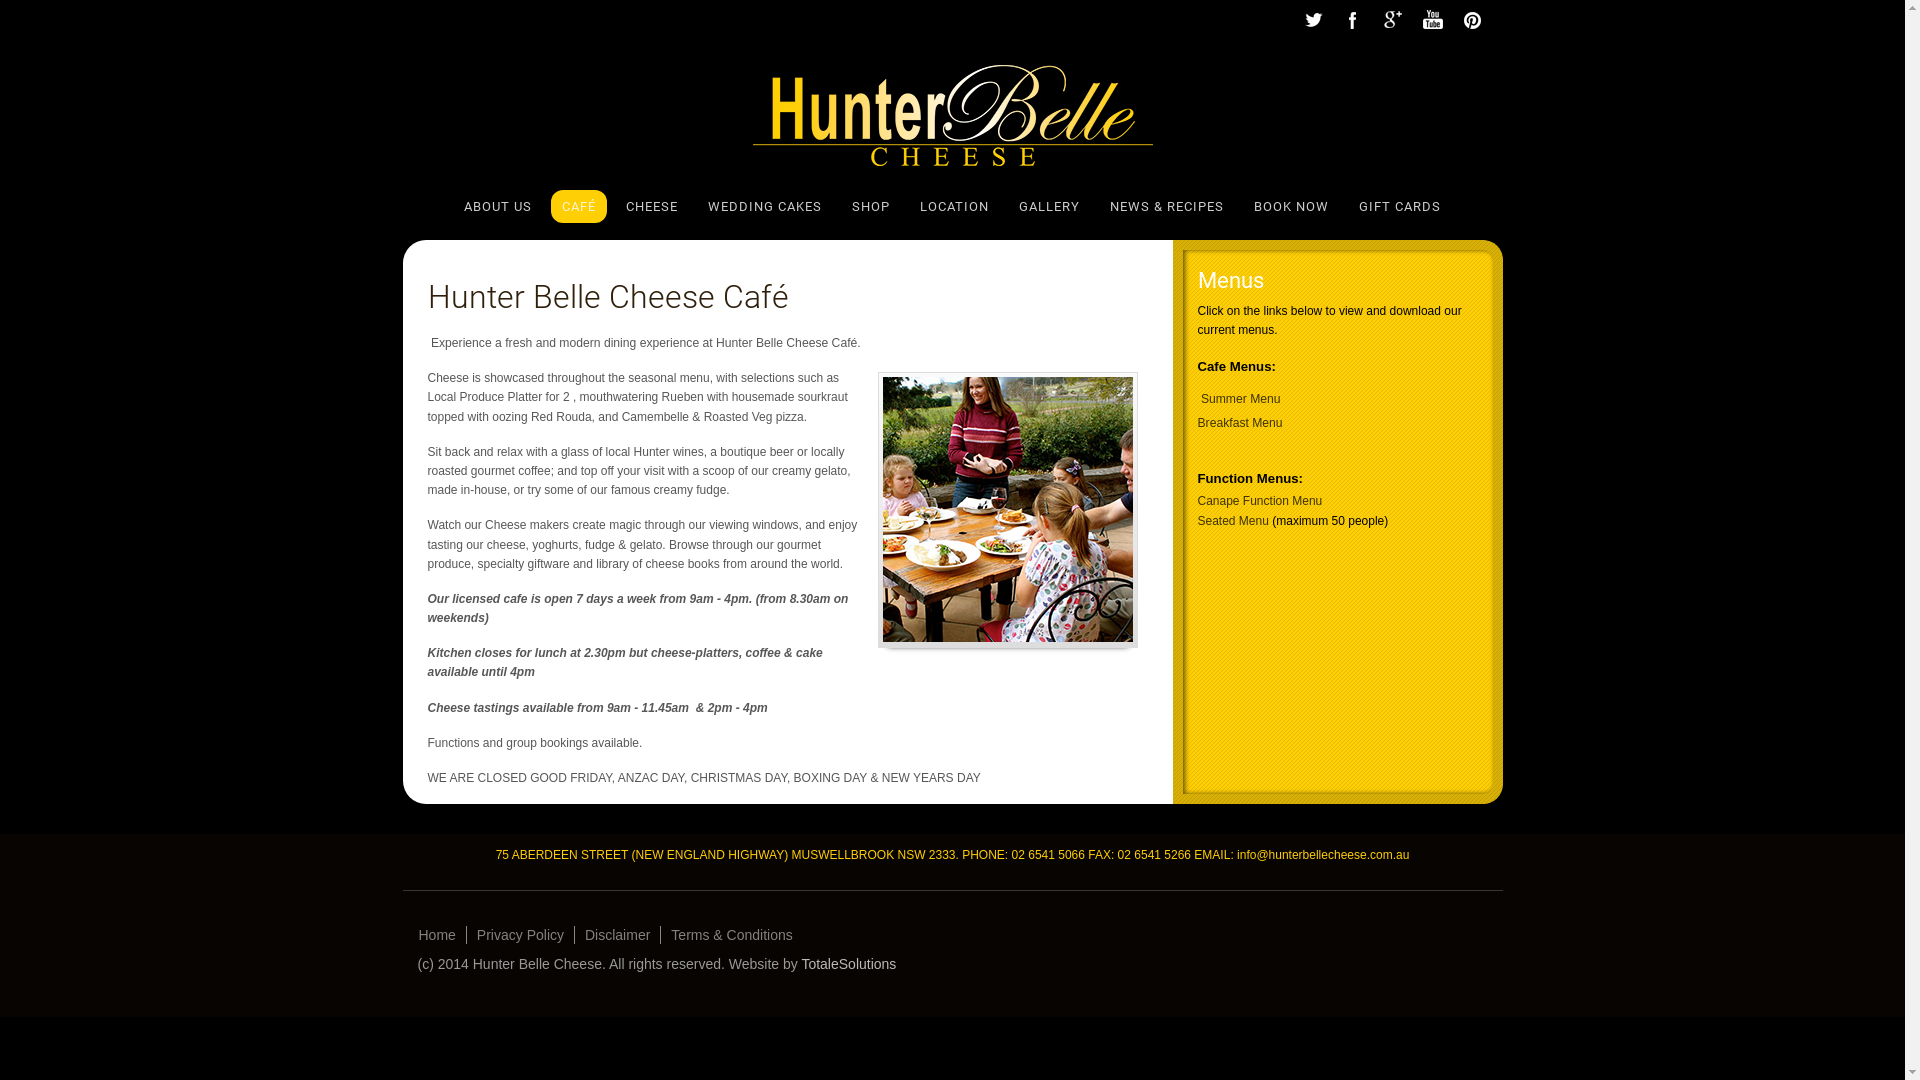  What do you see at coordinates (1008, 508) in the screenshot?
I see `'Hunter Belle Cheese Cafe'` at bounding box center [1008, 508].